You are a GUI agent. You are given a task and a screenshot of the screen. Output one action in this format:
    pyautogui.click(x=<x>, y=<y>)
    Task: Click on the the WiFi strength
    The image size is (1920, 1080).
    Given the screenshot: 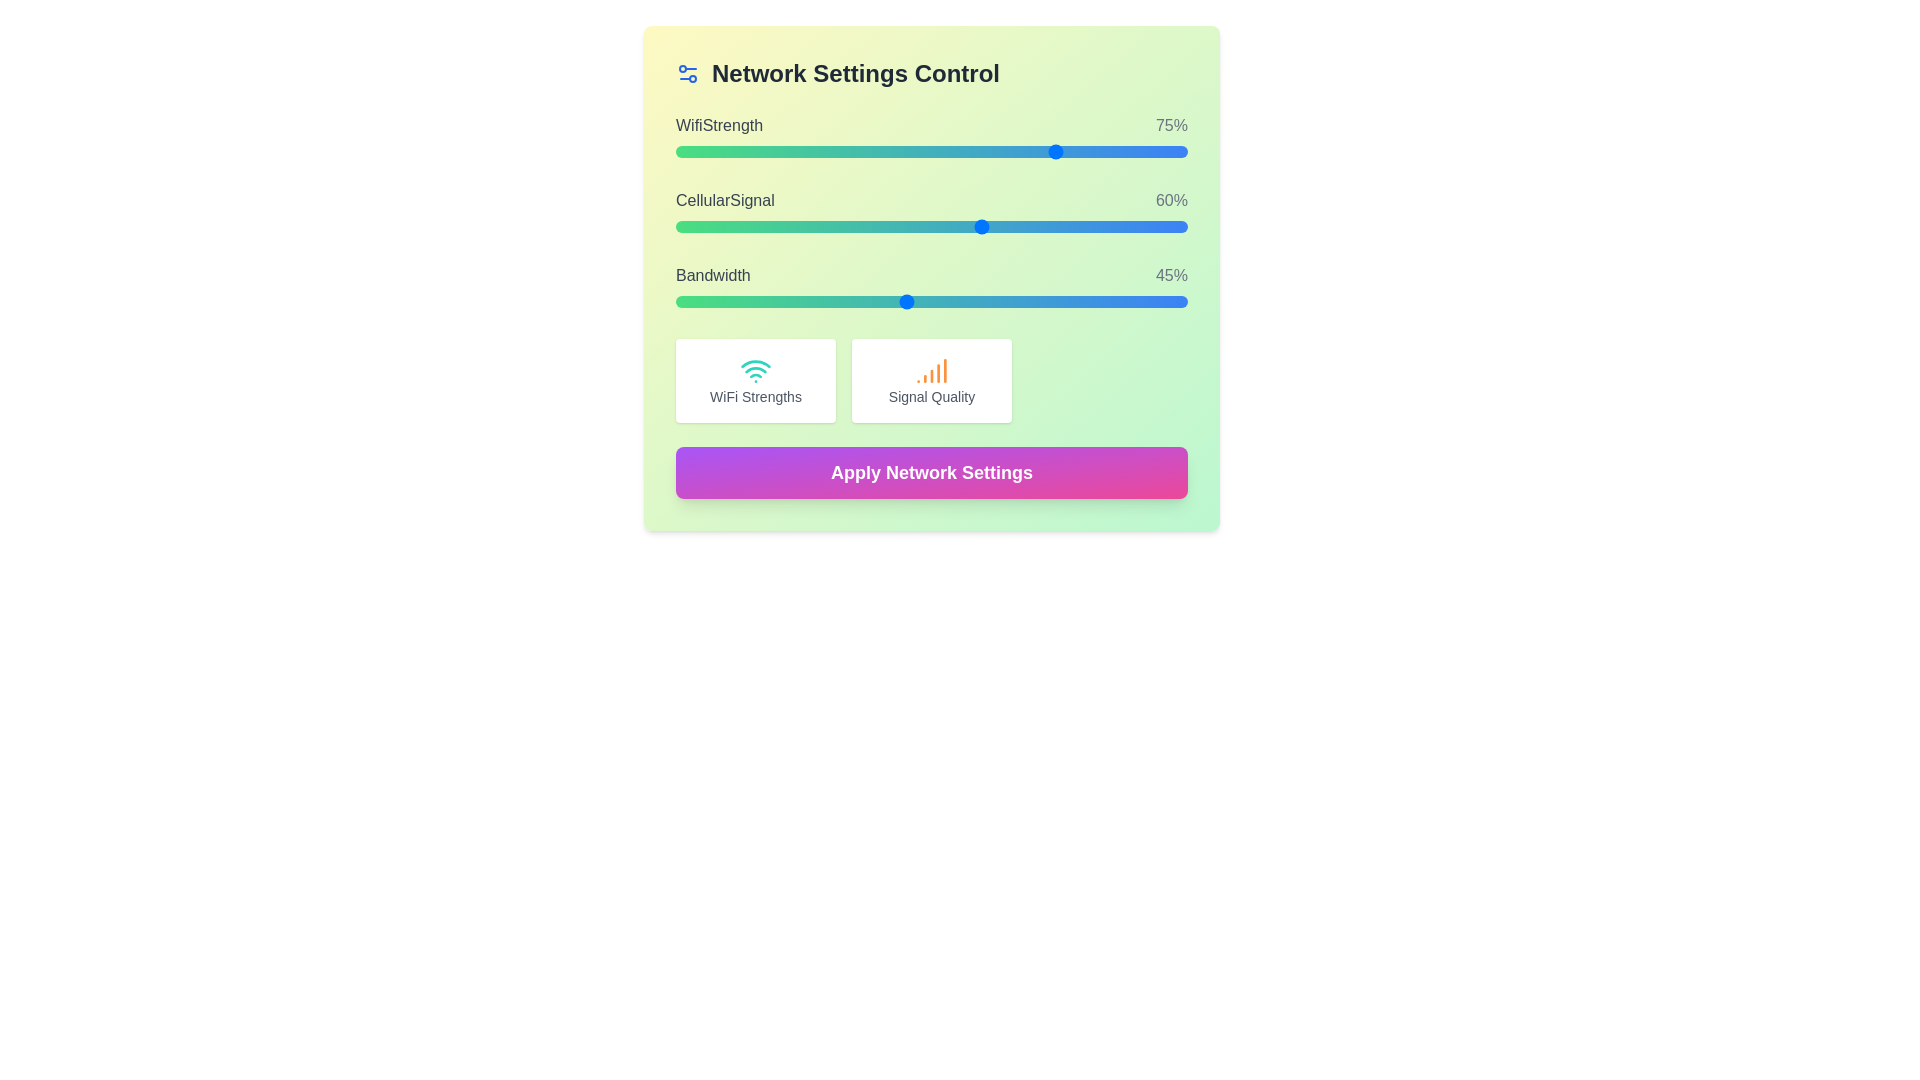 What is the action you would take?
    pyautogui.click(x=884, y=150)
    